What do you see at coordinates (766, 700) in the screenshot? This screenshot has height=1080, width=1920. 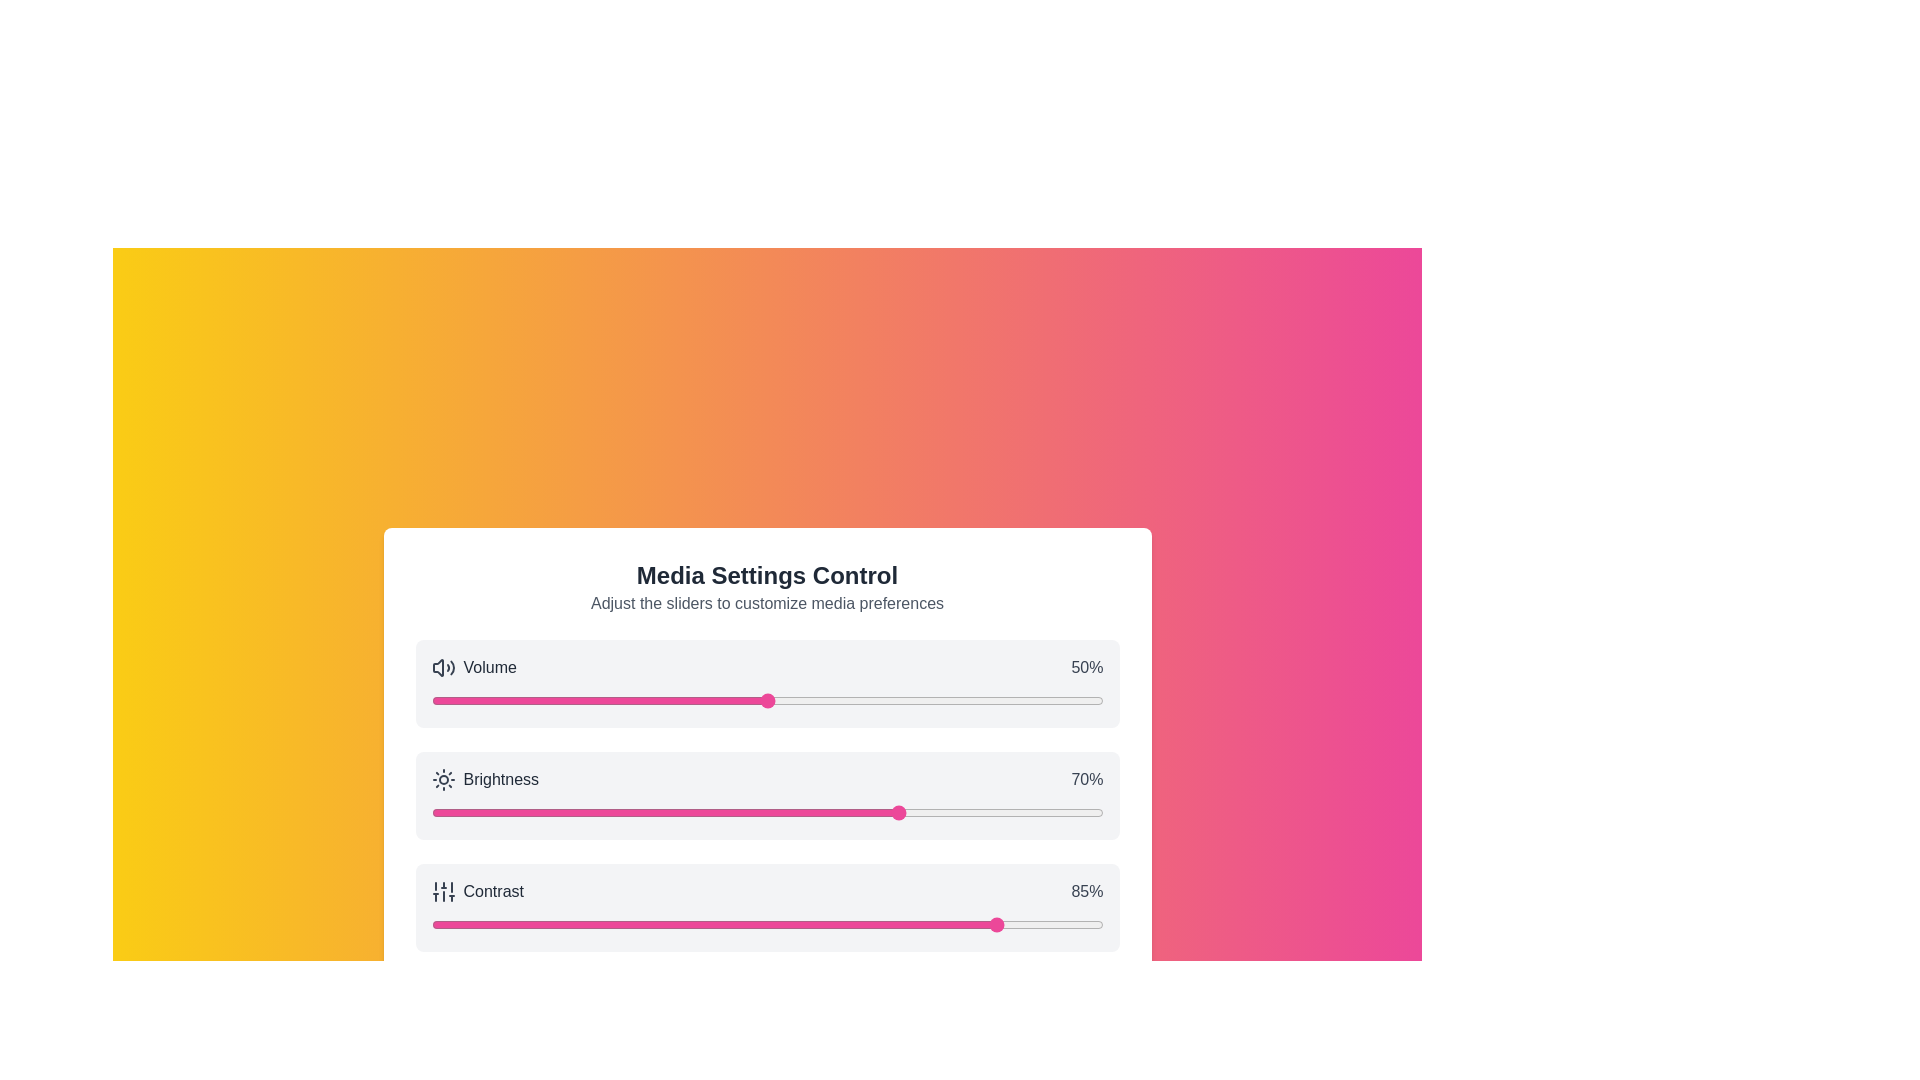 I see `the 0 slider to 50%` at bounding box center [766, 700].